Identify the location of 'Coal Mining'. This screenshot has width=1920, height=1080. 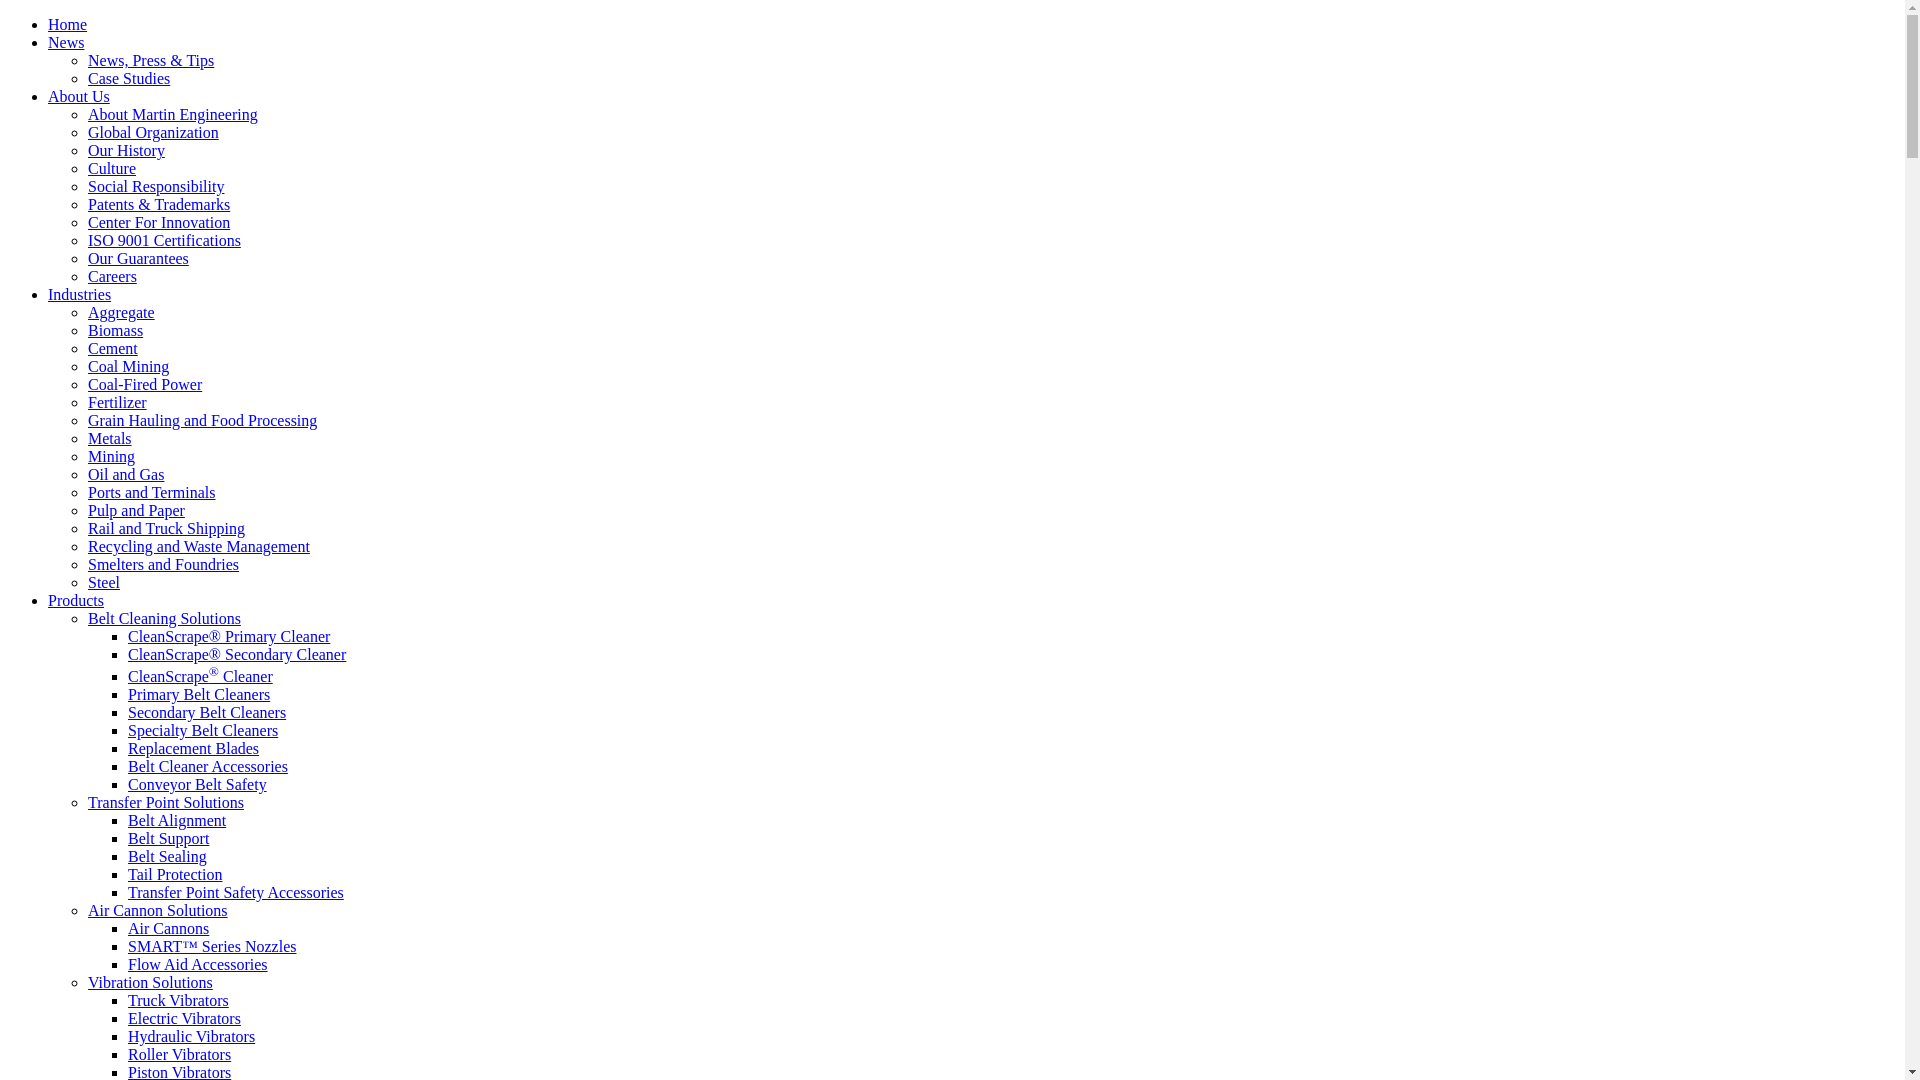
(127, 366).